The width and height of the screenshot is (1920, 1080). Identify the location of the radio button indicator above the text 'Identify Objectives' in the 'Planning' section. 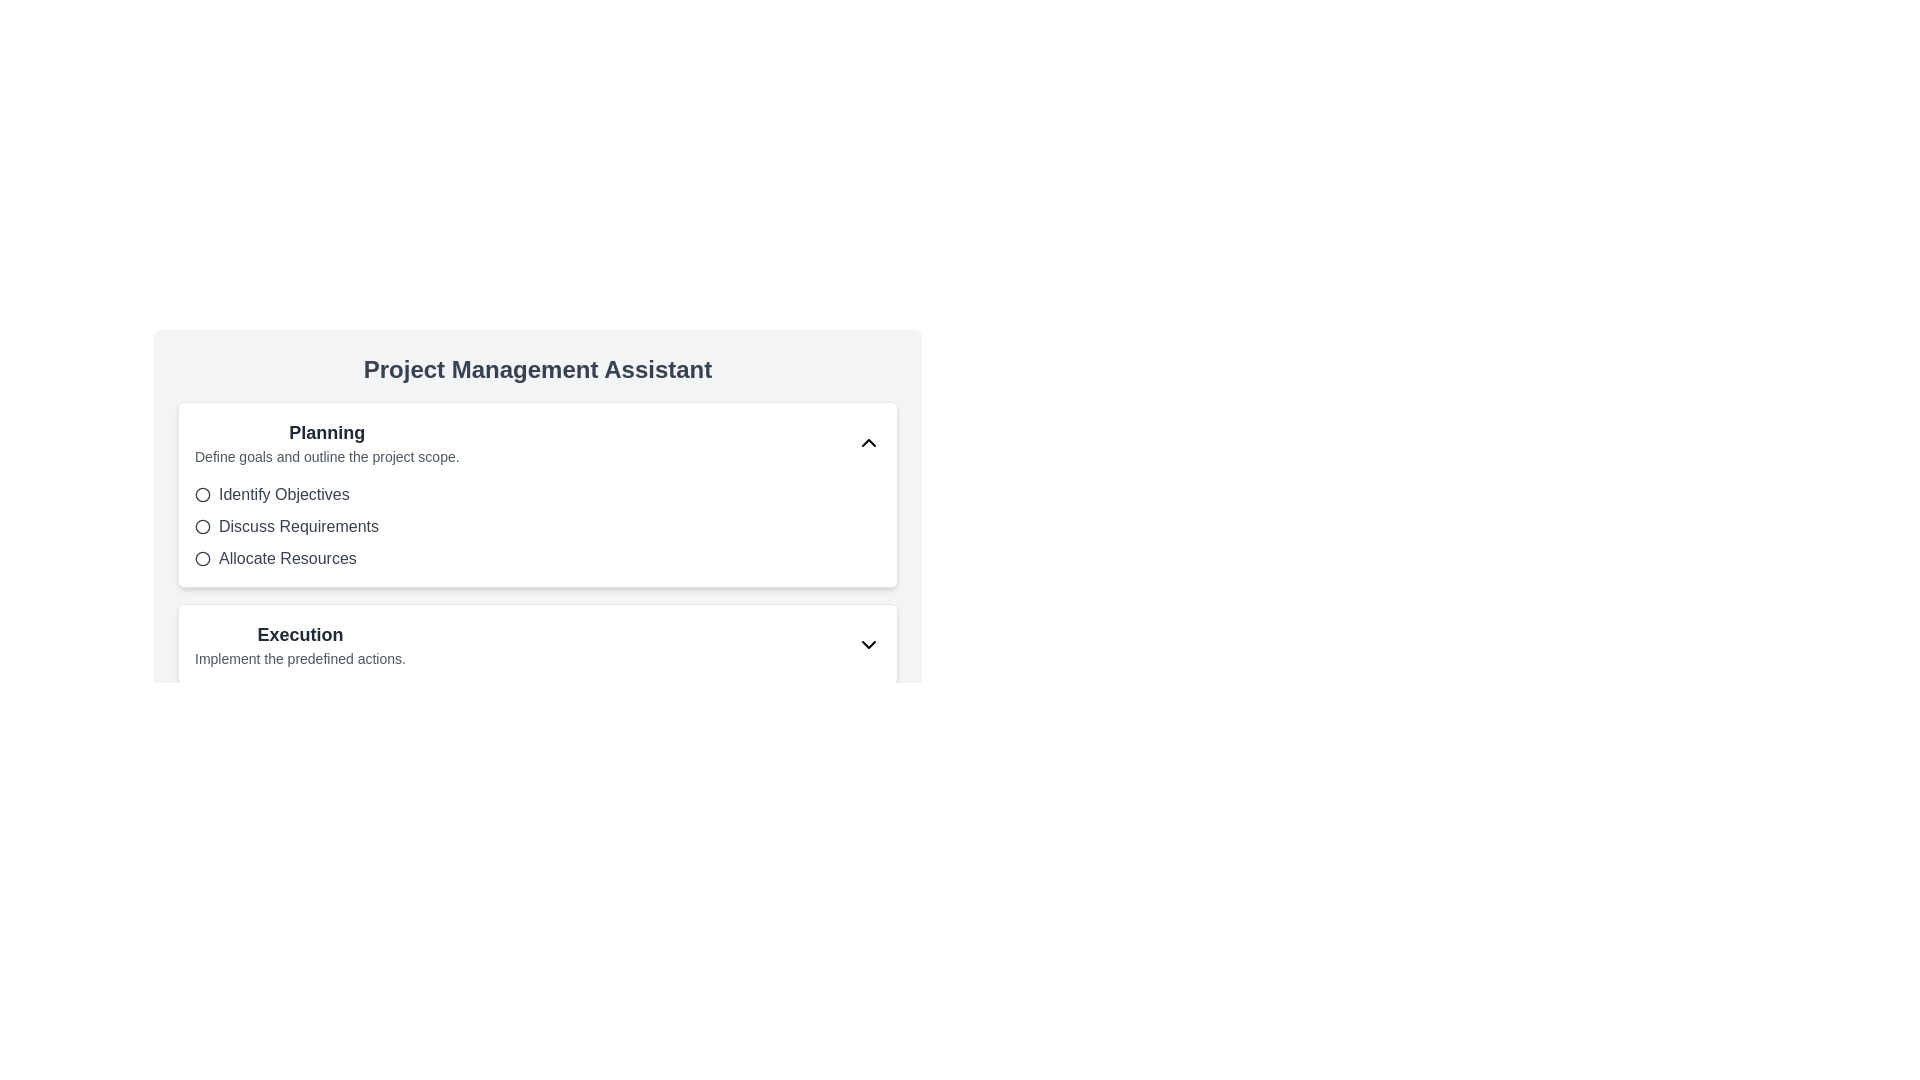
(202, 494).